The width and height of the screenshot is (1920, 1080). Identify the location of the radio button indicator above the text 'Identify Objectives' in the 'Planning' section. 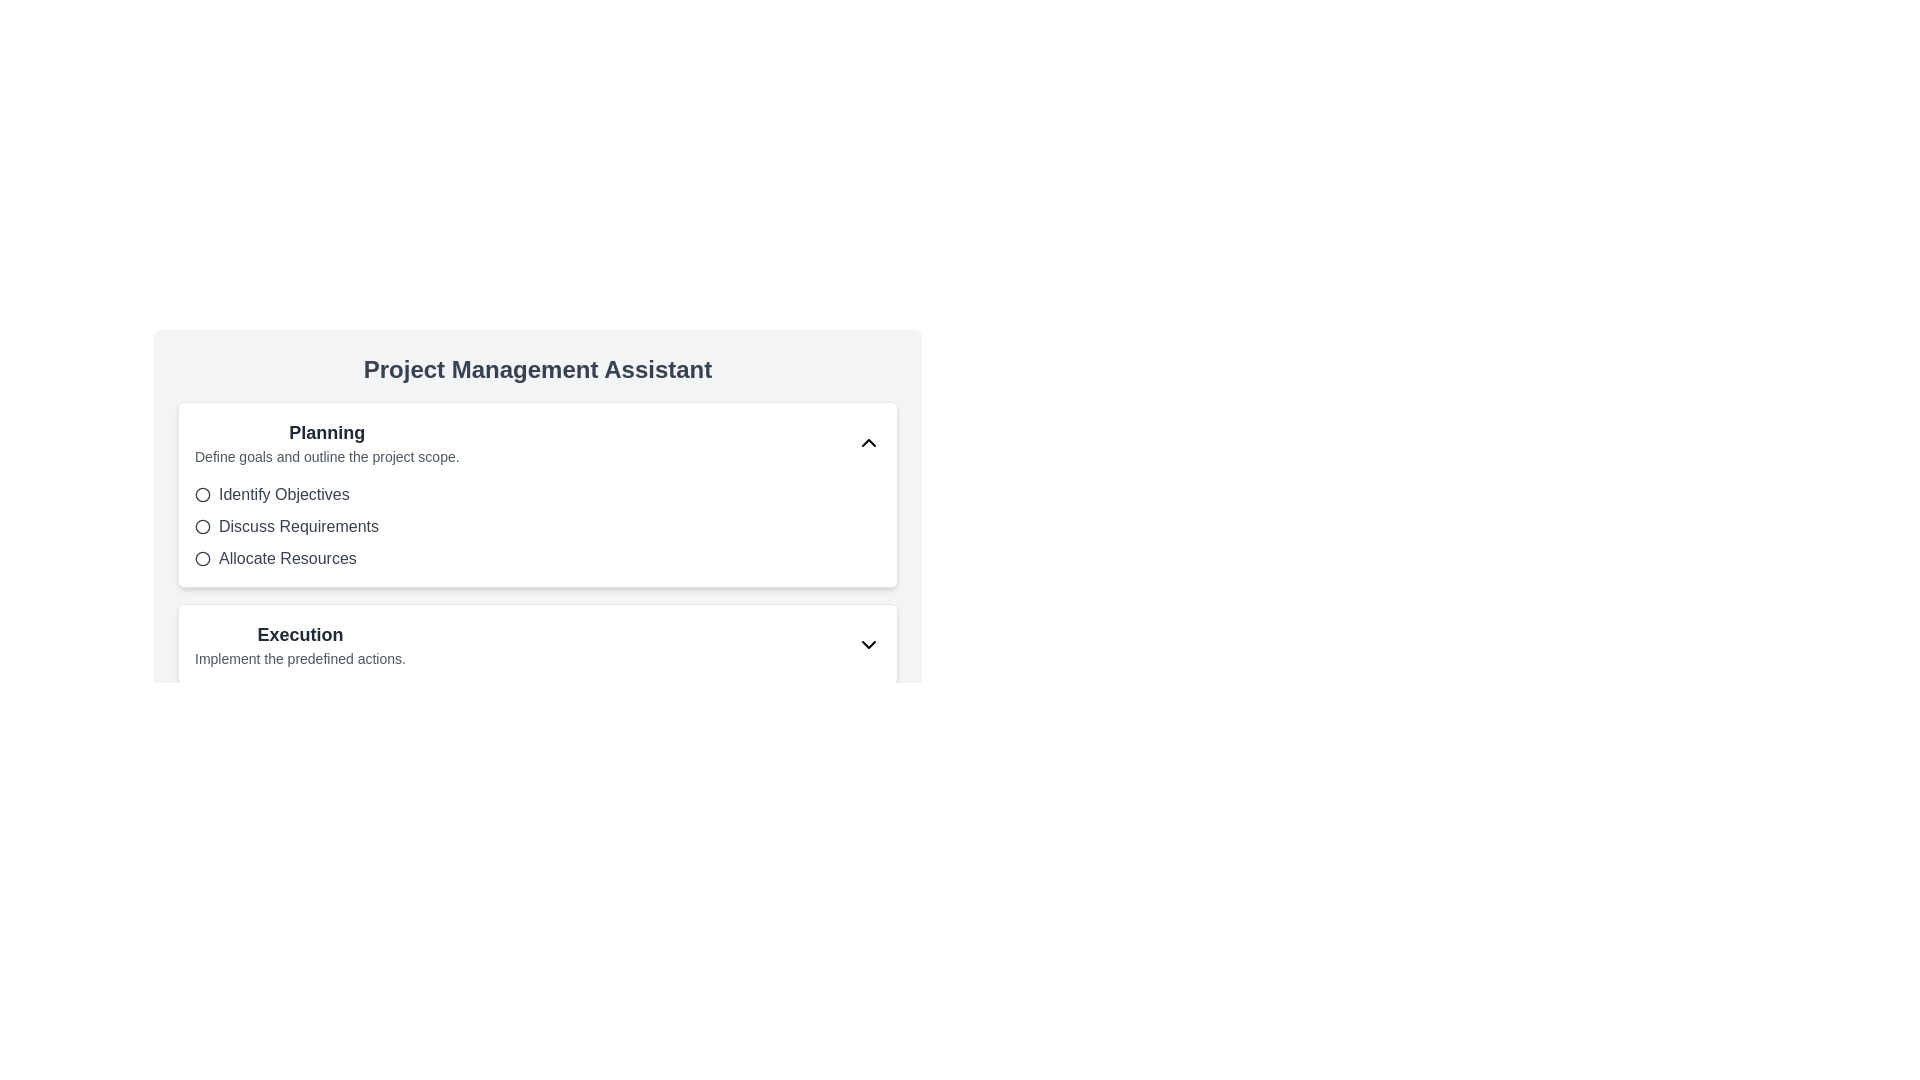
(202, 494).